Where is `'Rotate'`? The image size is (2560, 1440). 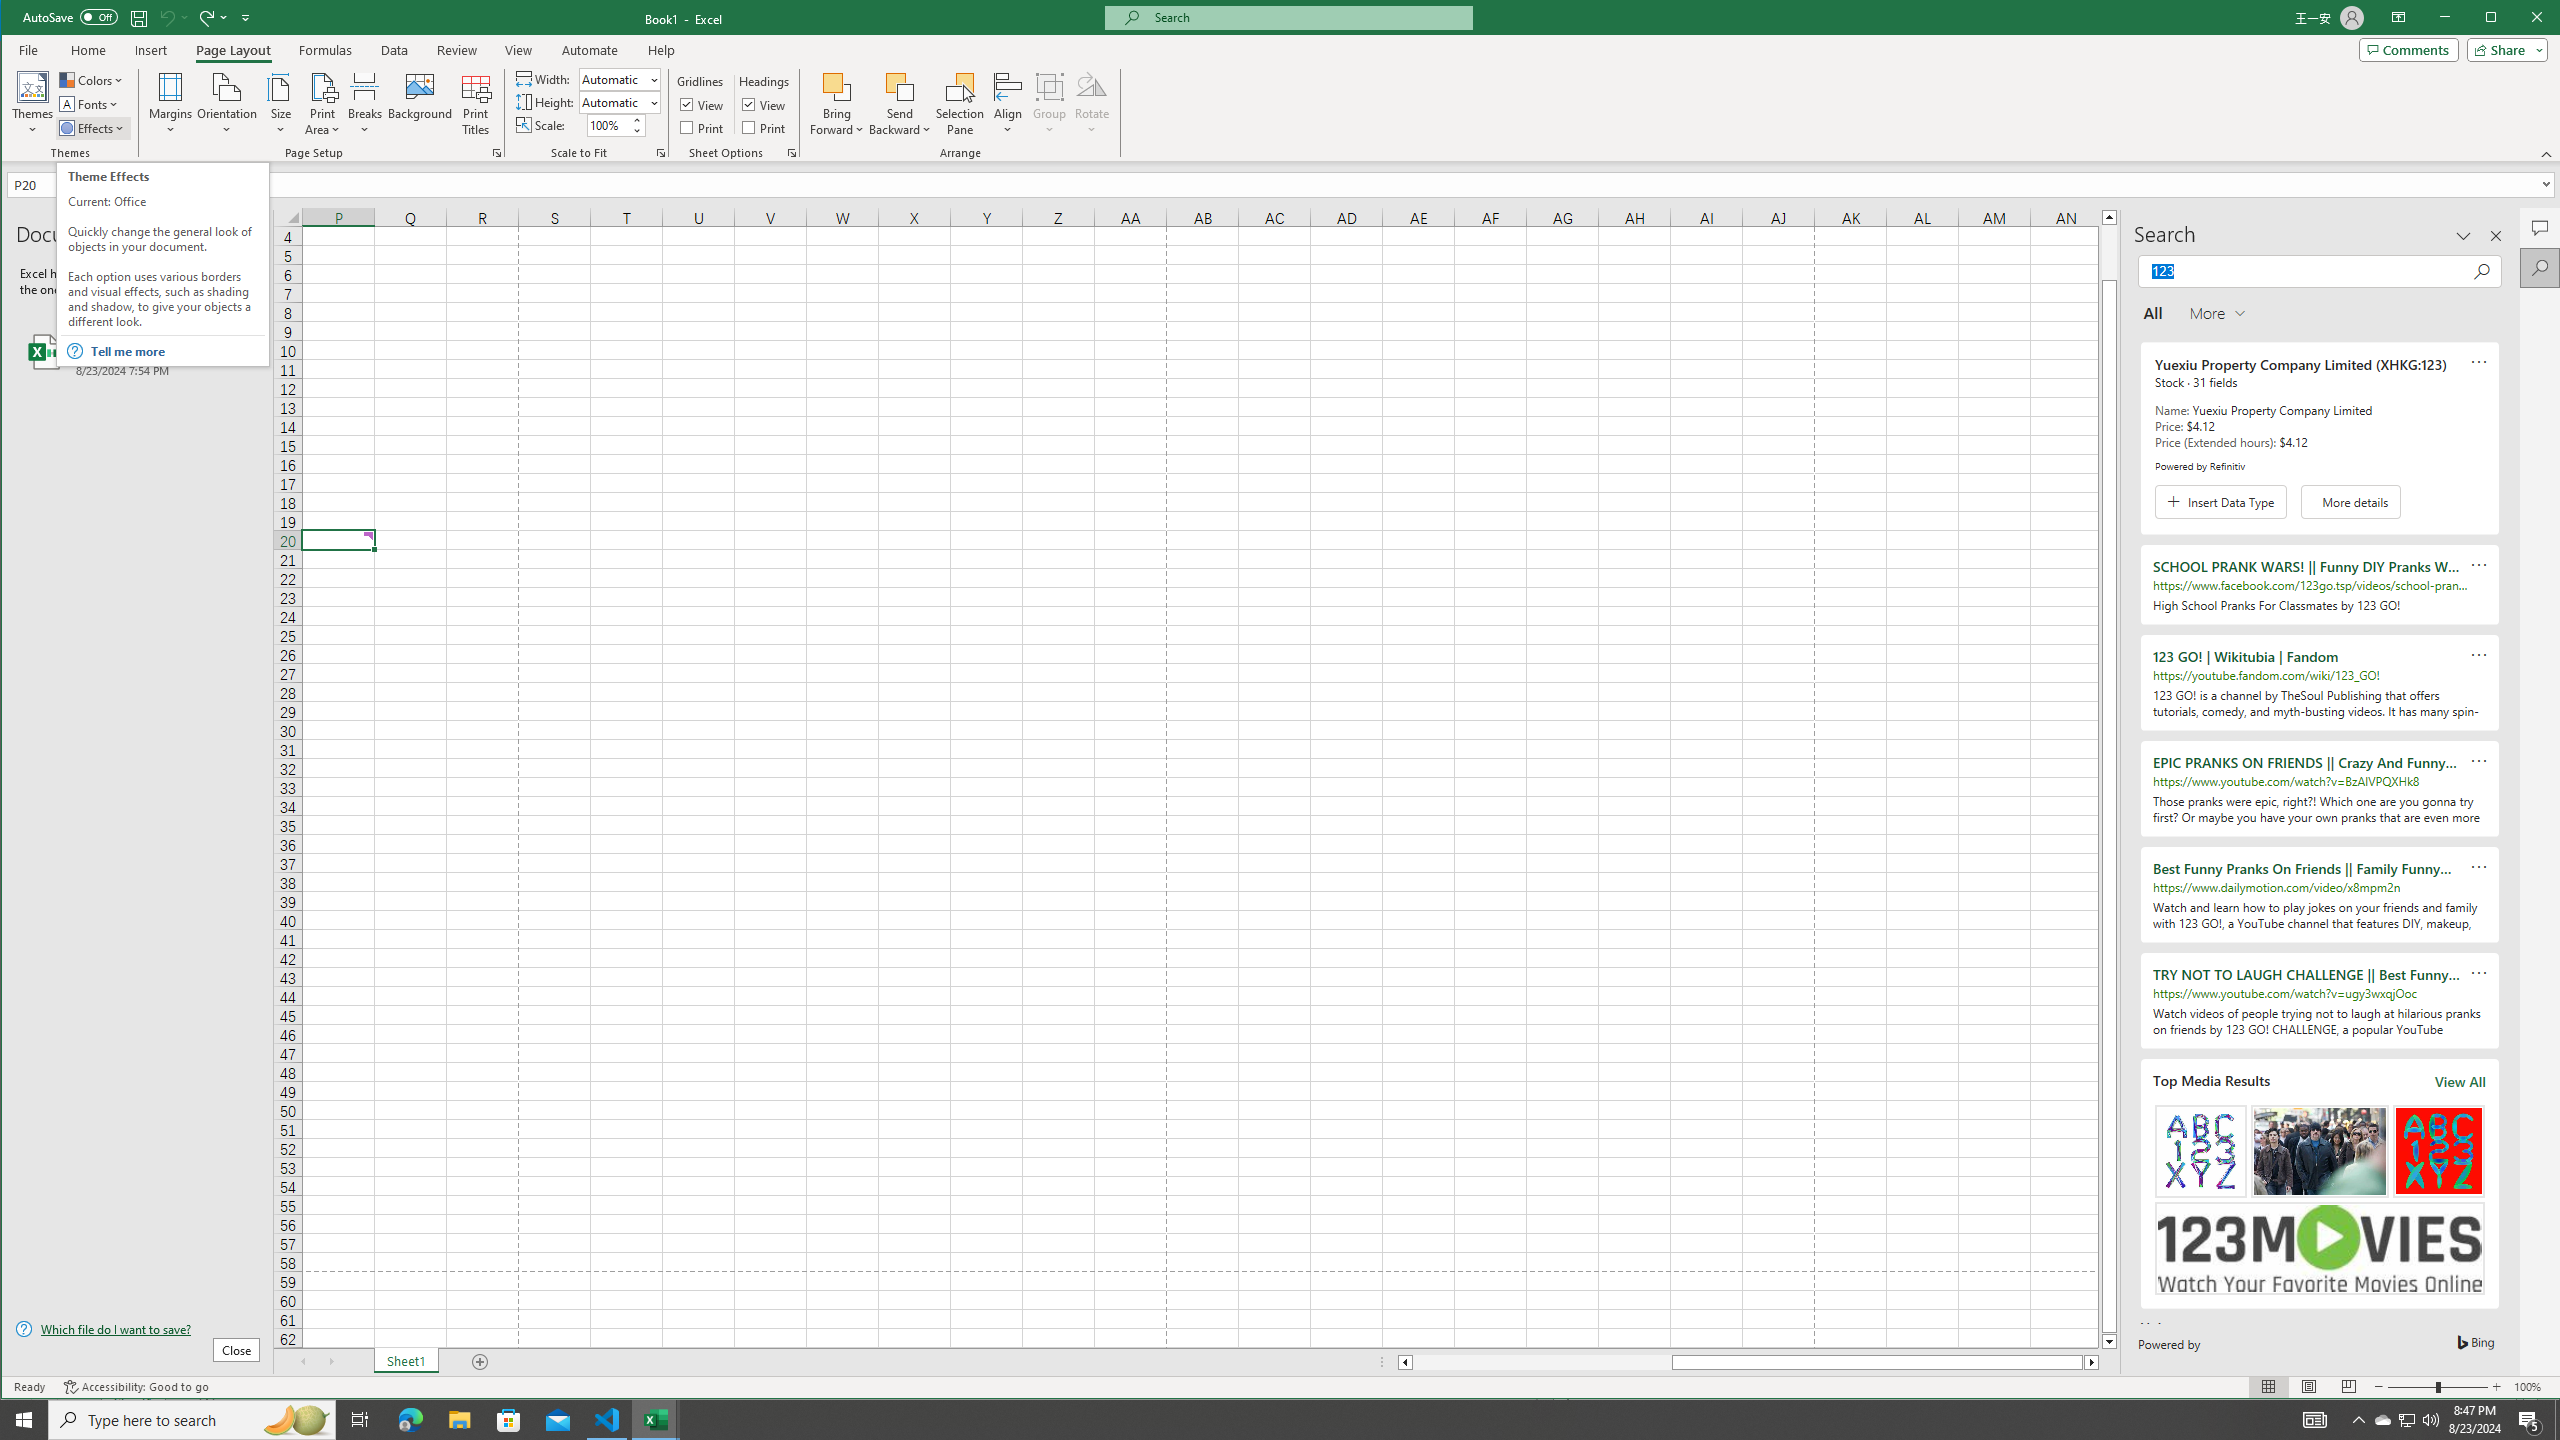
'Rotate' is located at coordinates (1091, 103).